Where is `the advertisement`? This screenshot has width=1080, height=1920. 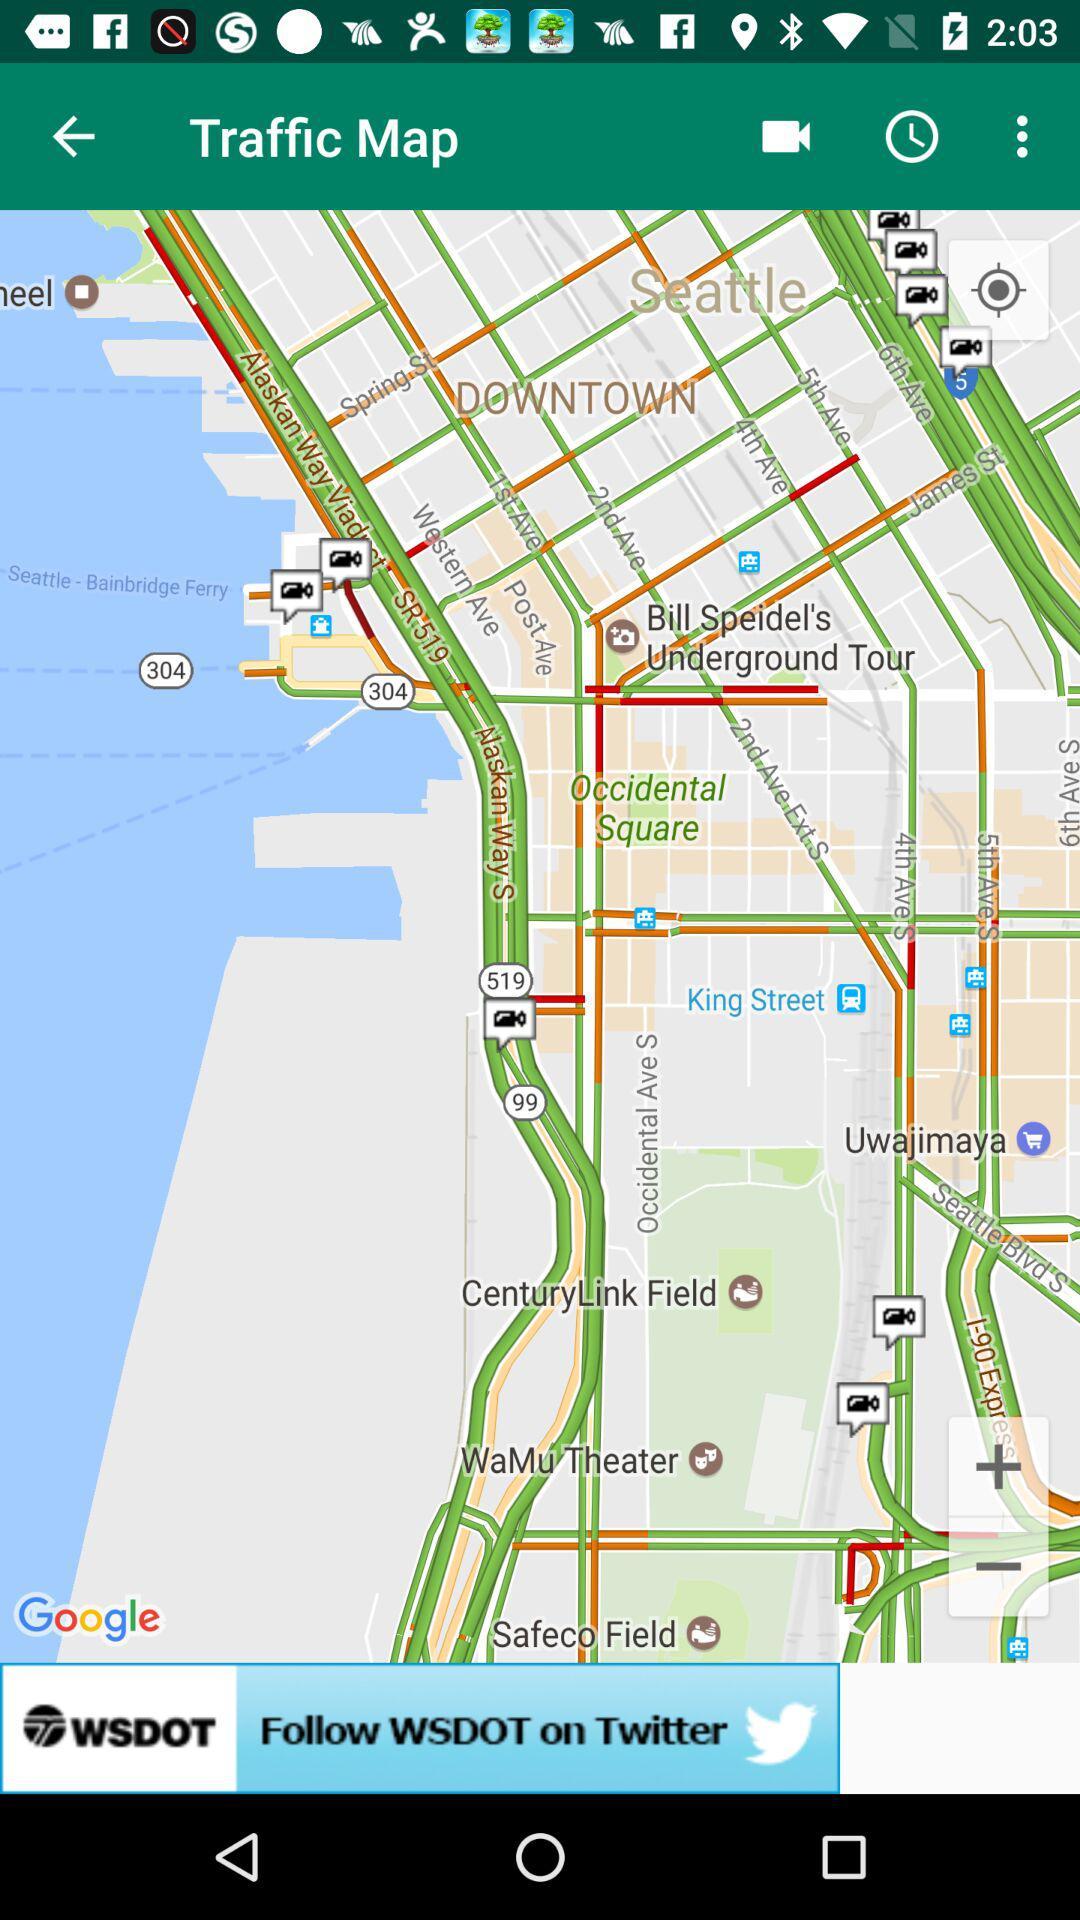
the advertisement is located at coordinates (540, 1727).